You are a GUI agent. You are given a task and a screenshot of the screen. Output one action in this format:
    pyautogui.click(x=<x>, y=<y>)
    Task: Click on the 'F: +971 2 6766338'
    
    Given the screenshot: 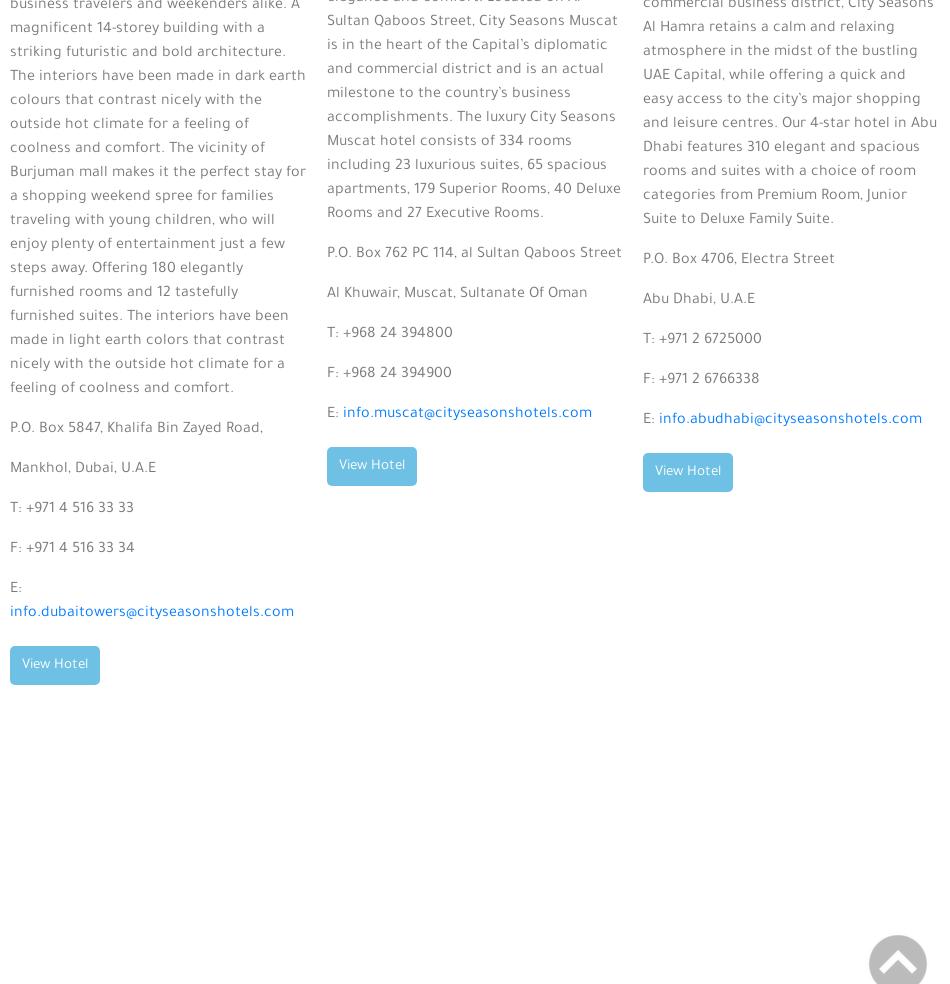 What is the action you would take?
    pyautogui.click(x=701, y=381)
    